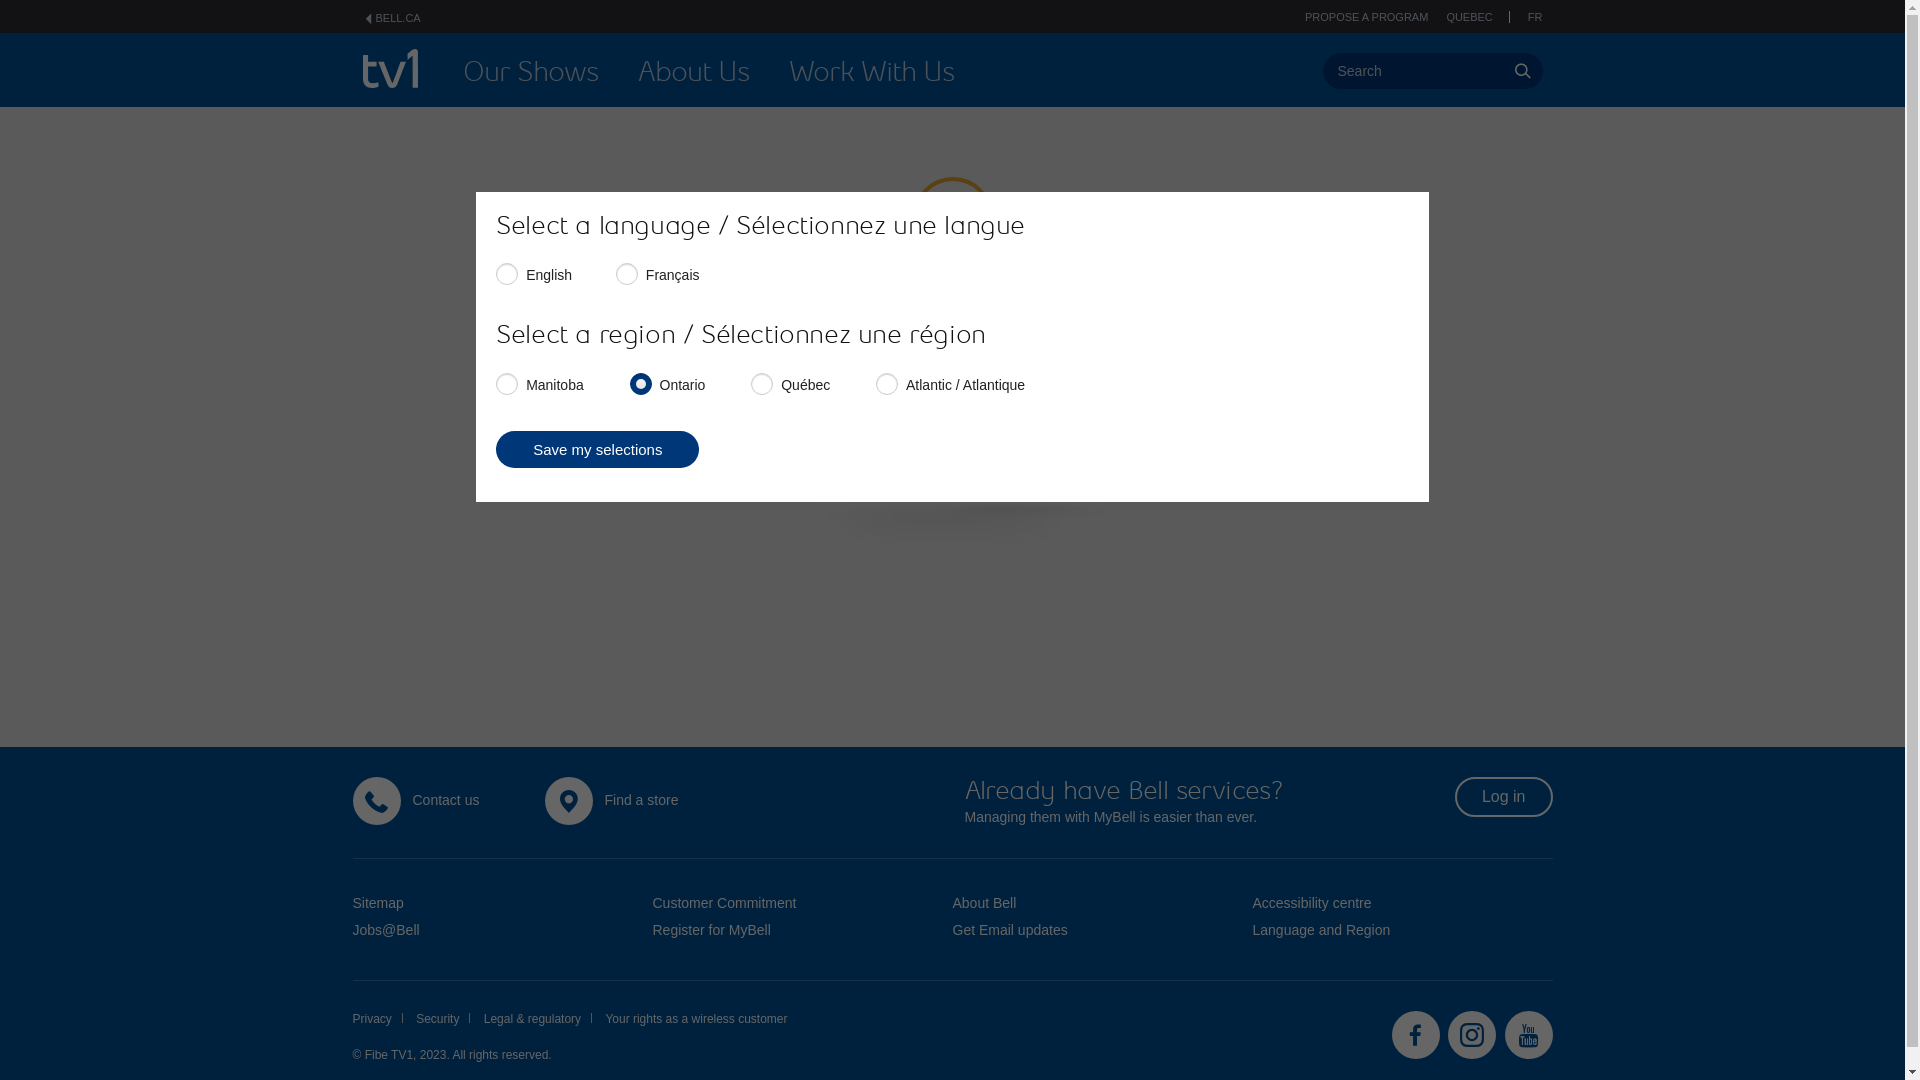 This screenshot has height=1080, width=1920. Describe the element at coordinates (723, 902) in the screenshot. I see `'Customer Commitment'` at that location.